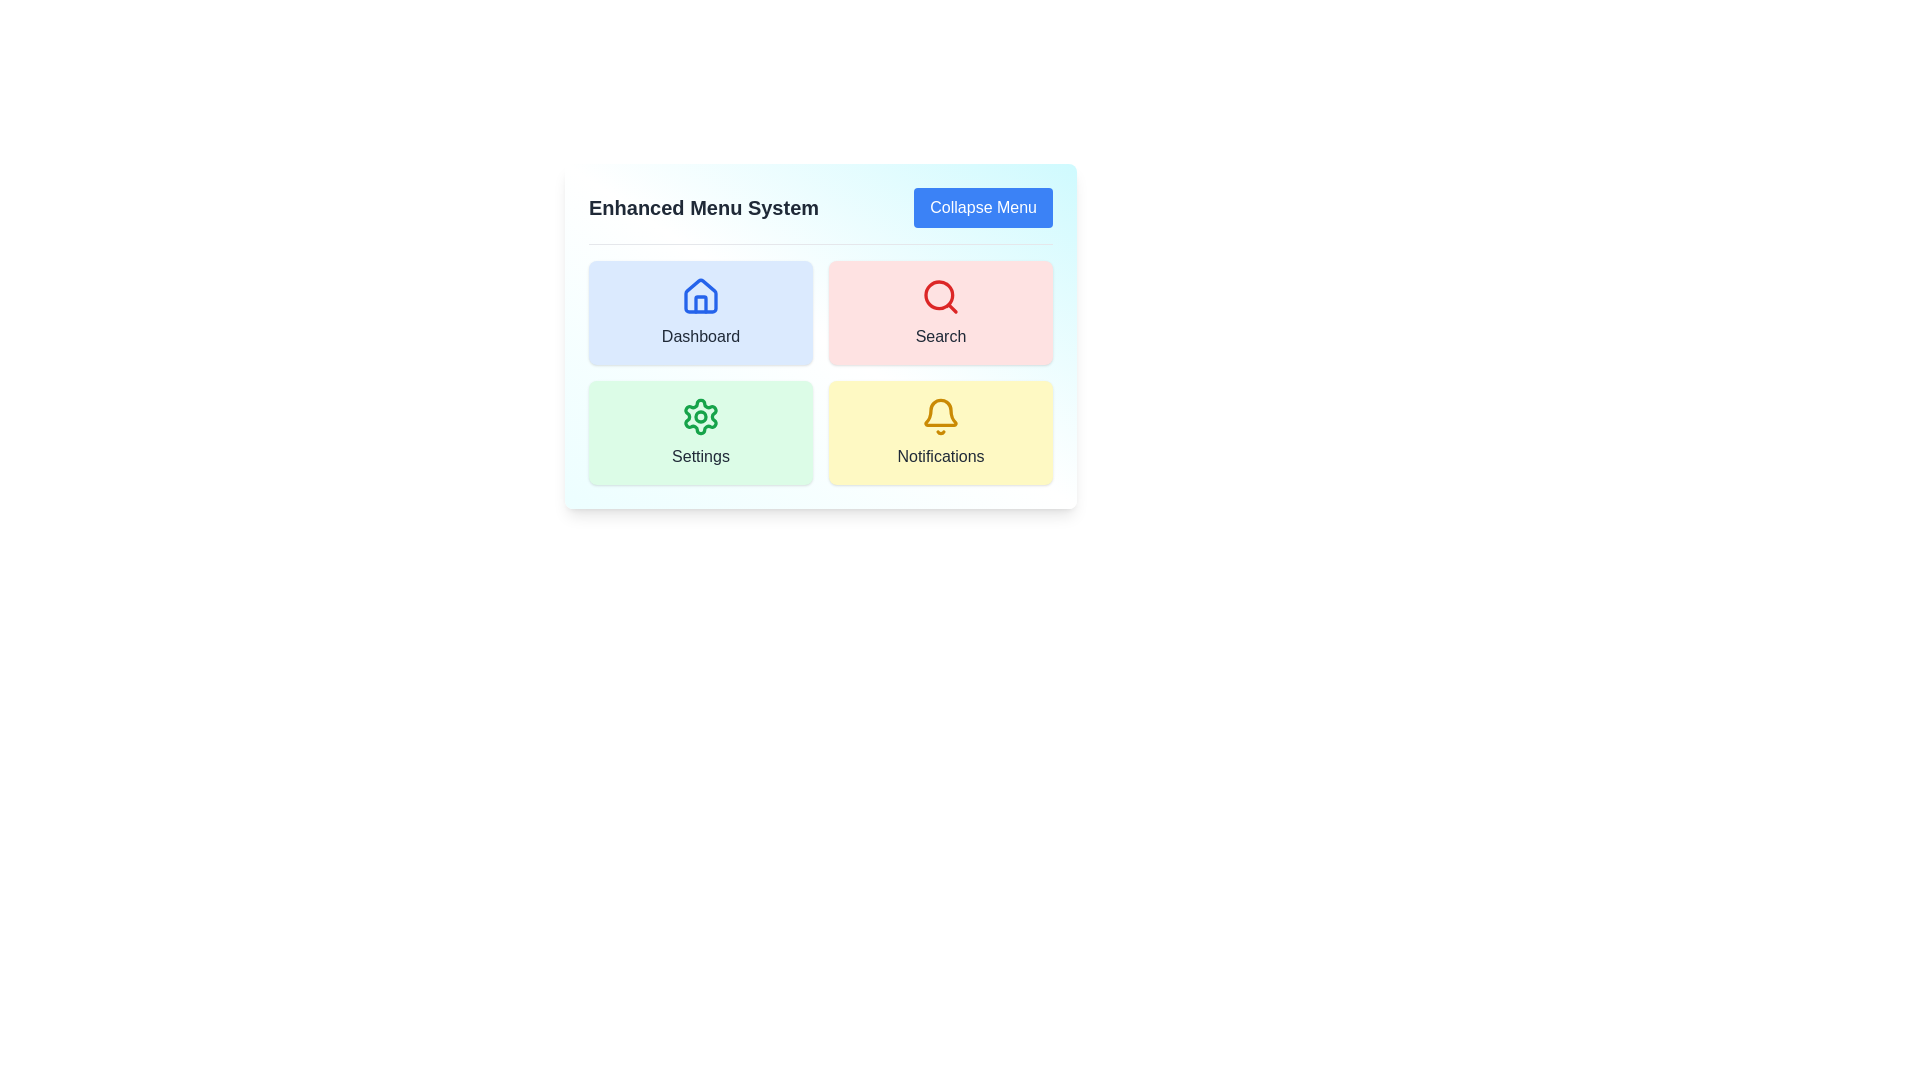  I want to click on the magnifying glass icon outlined in red, which is centered within the pink 'Search' button located in the second row, second column of the button grid, so click(939, 297).